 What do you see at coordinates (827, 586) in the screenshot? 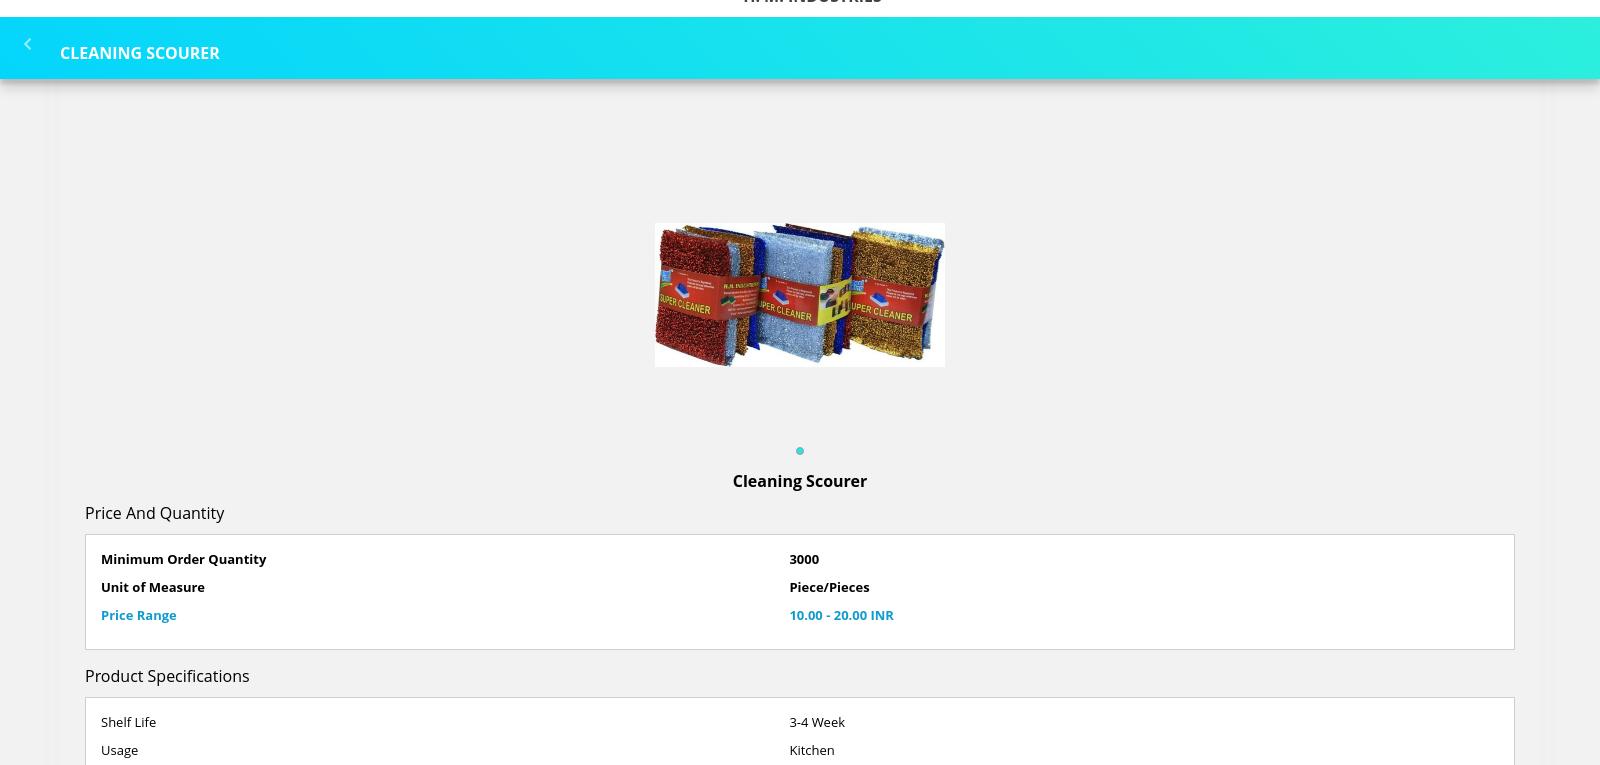
I see `'Piece/Pieces'` at bounding box center [827, 586].